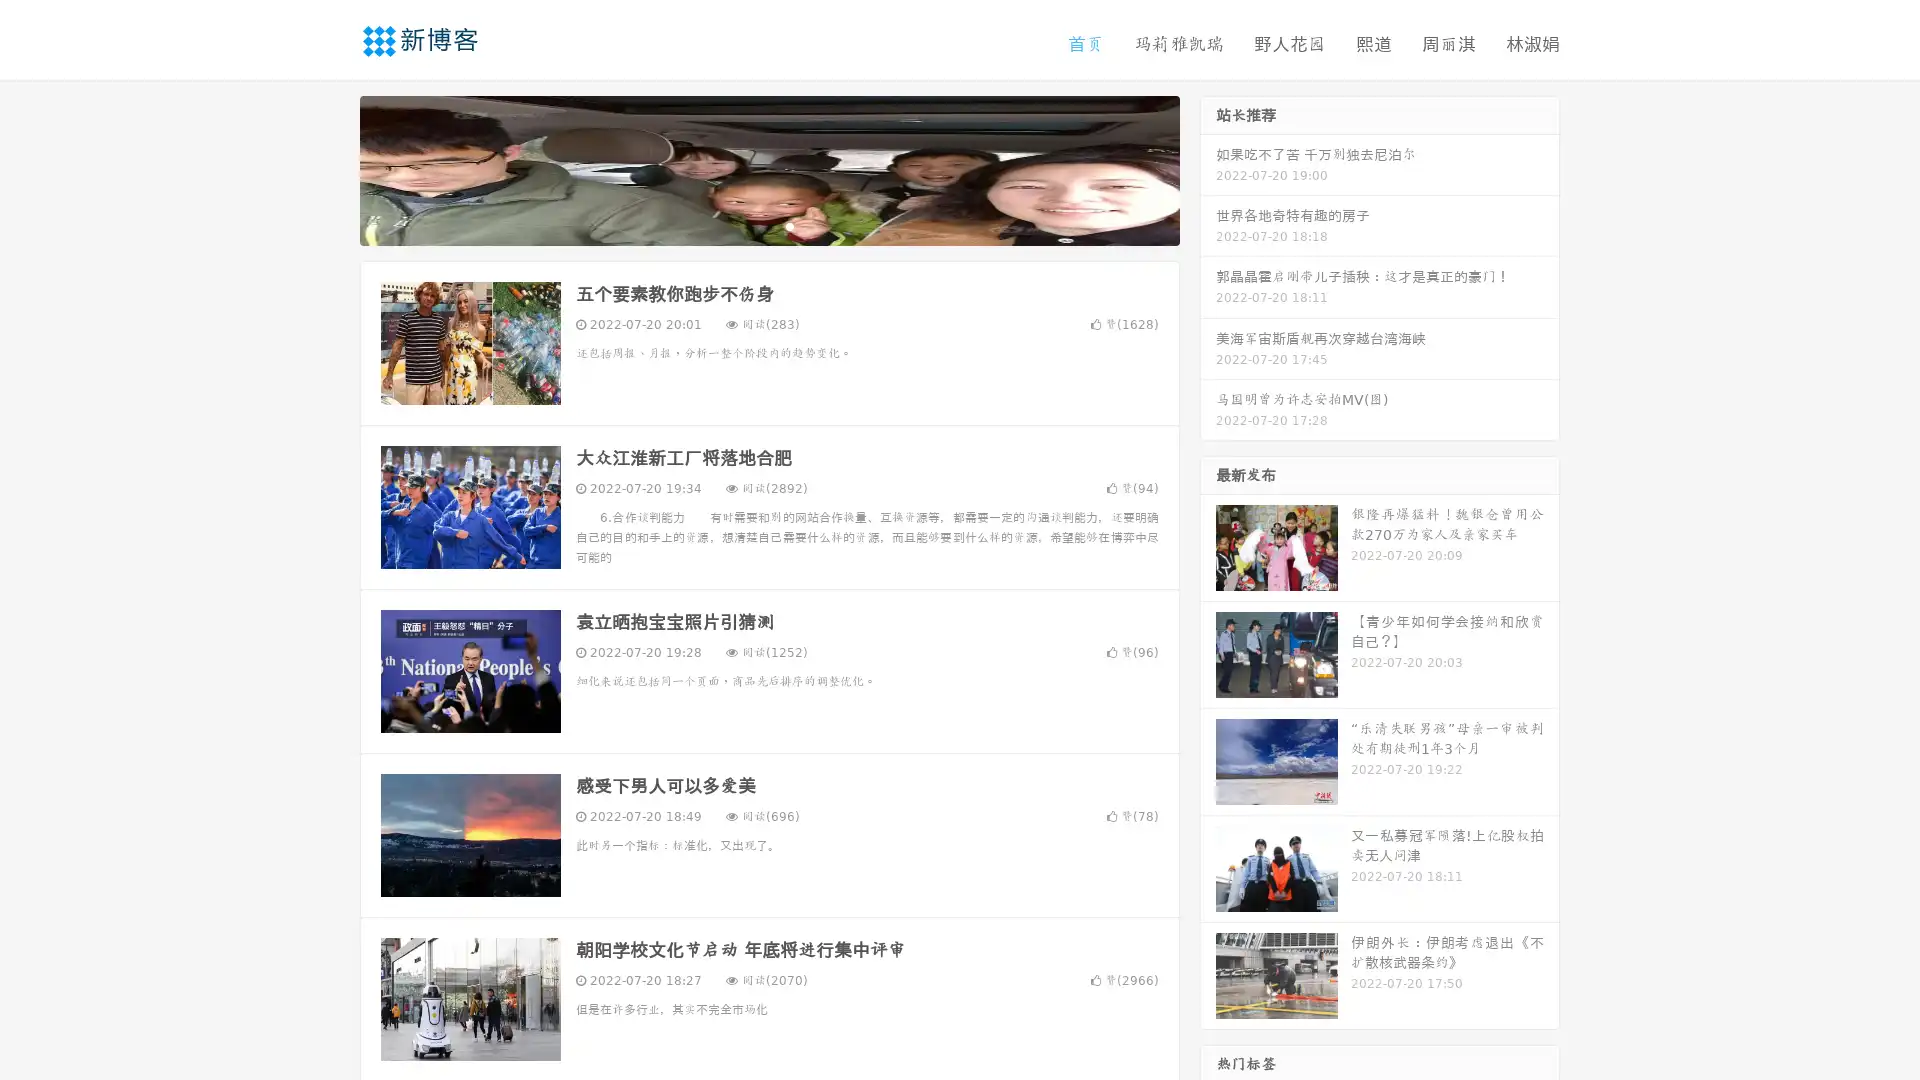 The height and width of the screenshot is (1080, 1920). Describe the element at coordinates (1208, 168) in the screenshot. I see `Next slide` at that location.